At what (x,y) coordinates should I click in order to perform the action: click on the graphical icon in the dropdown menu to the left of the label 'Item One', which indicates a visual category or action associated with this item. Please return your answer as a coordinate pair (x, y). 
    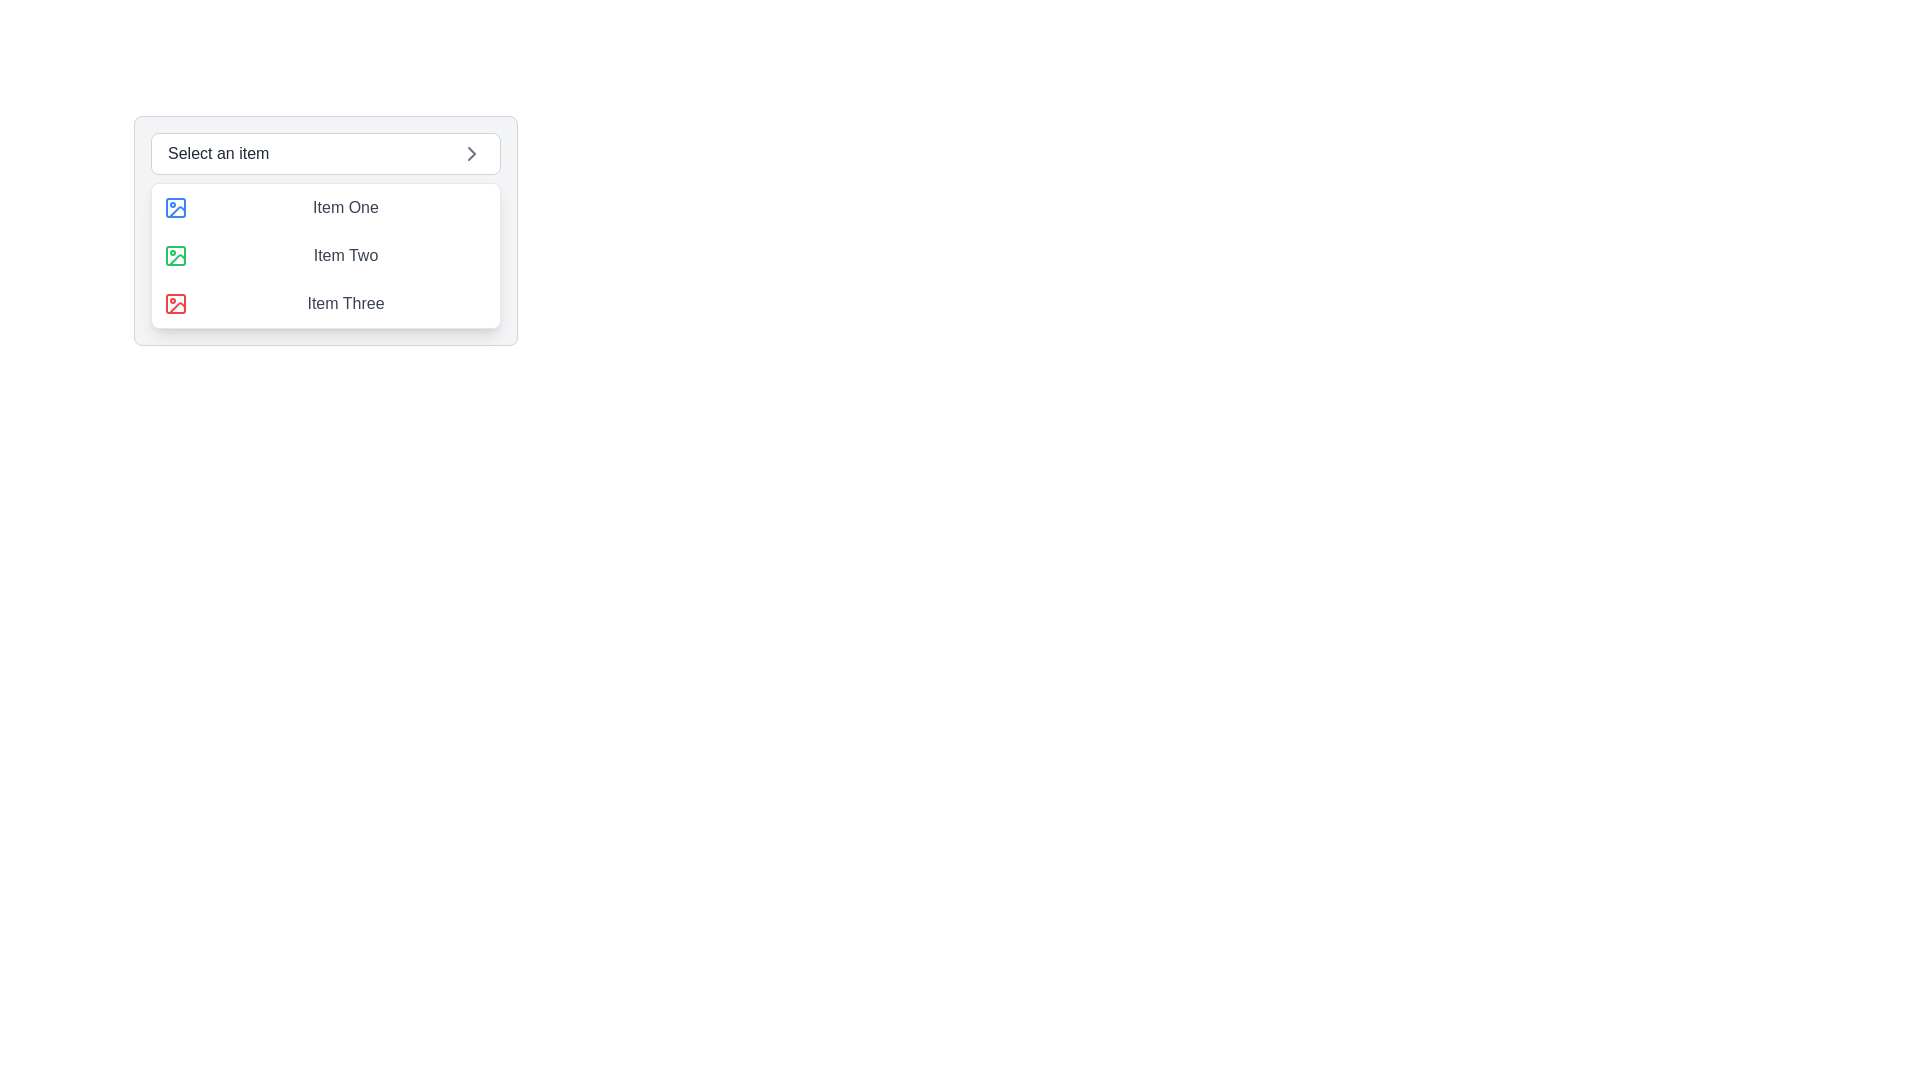
    Looking at the image, I should click on (177, 212).